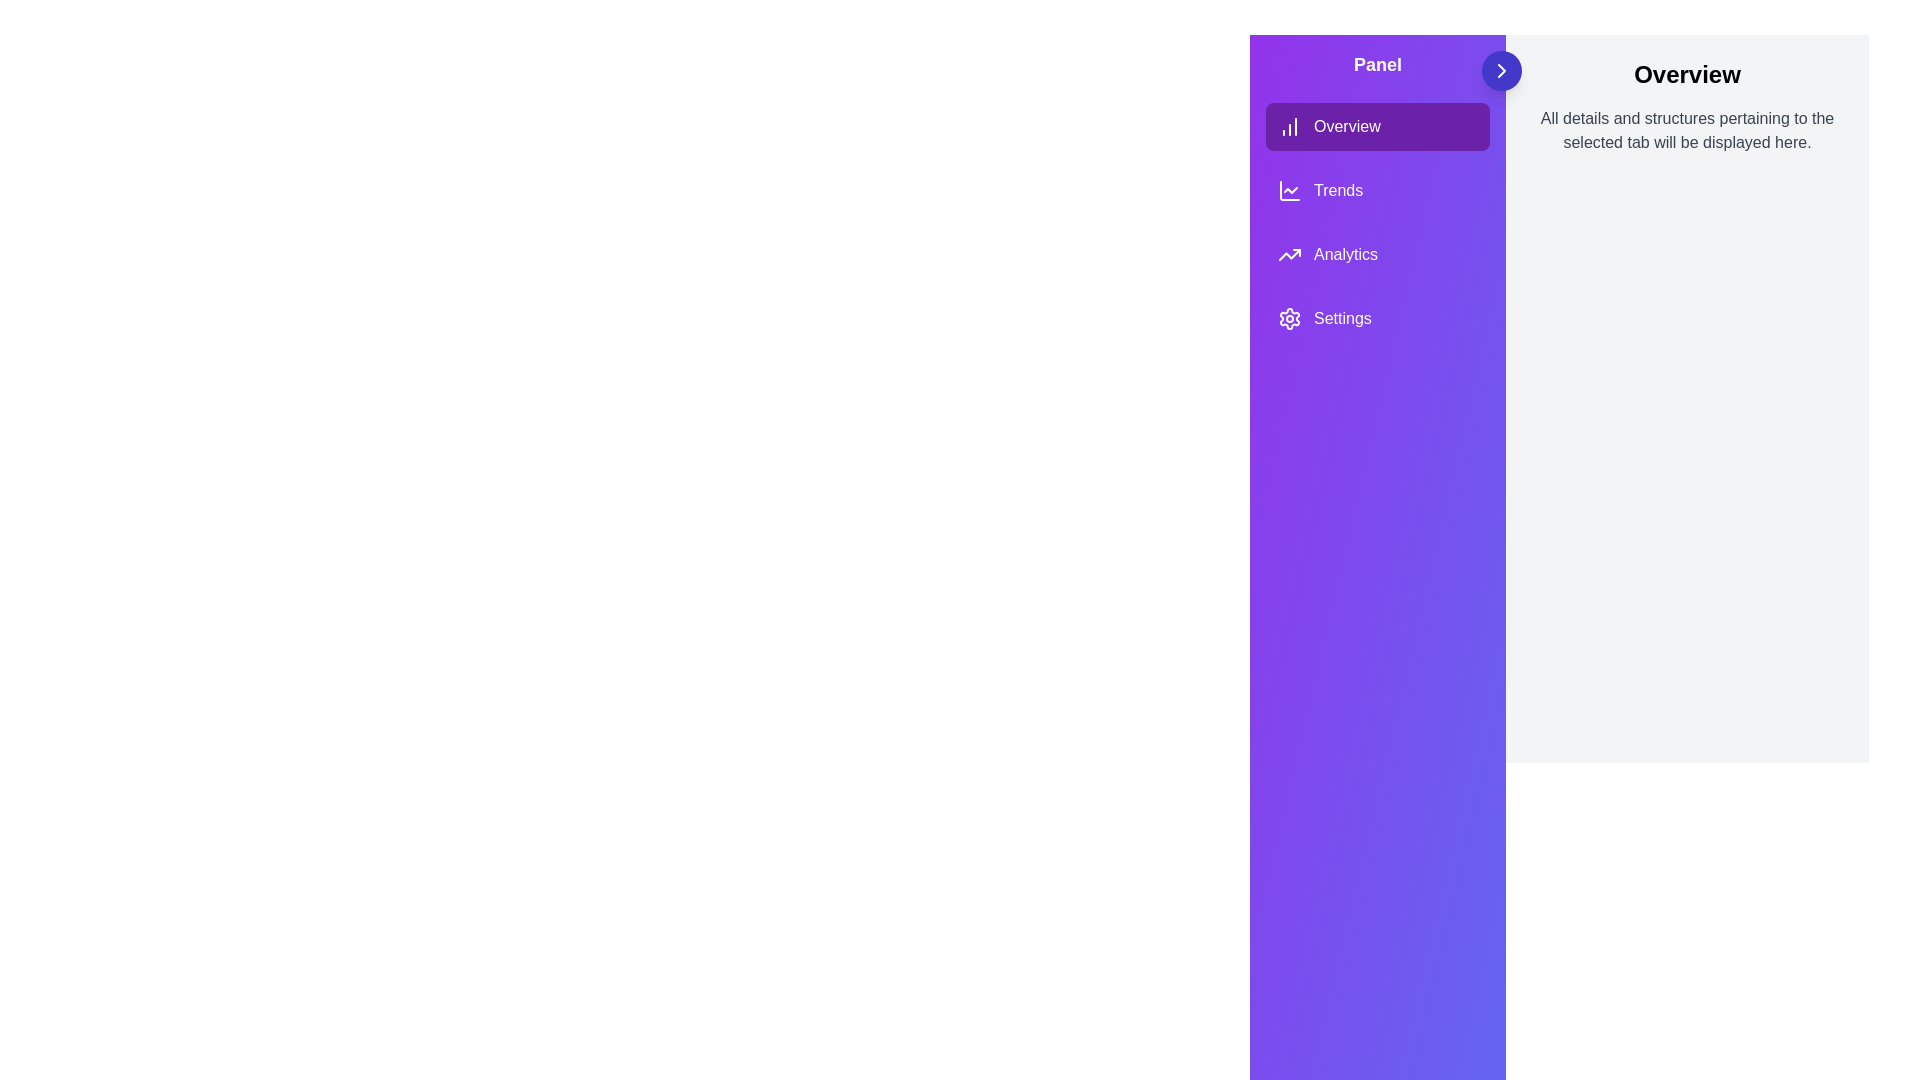 This screenshot has width=1920, height=1080. What do you see at coordinates (1376, 253) in the screenshot?
I see `the tab labeled Analytics from the menu` at bounding box center [1376, 253].